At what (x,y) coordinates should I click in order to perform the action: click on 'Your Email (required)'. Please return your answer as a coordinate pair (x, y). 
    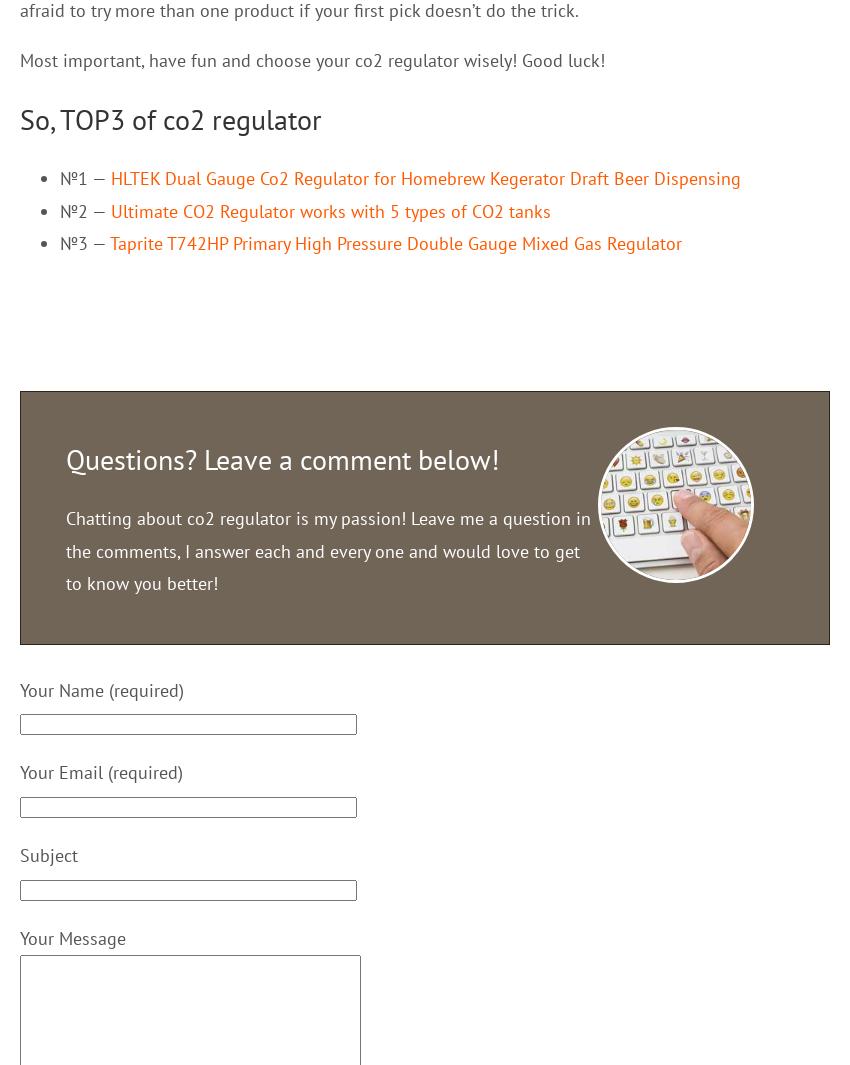
    Looking at the image, I should click on (100, 772).